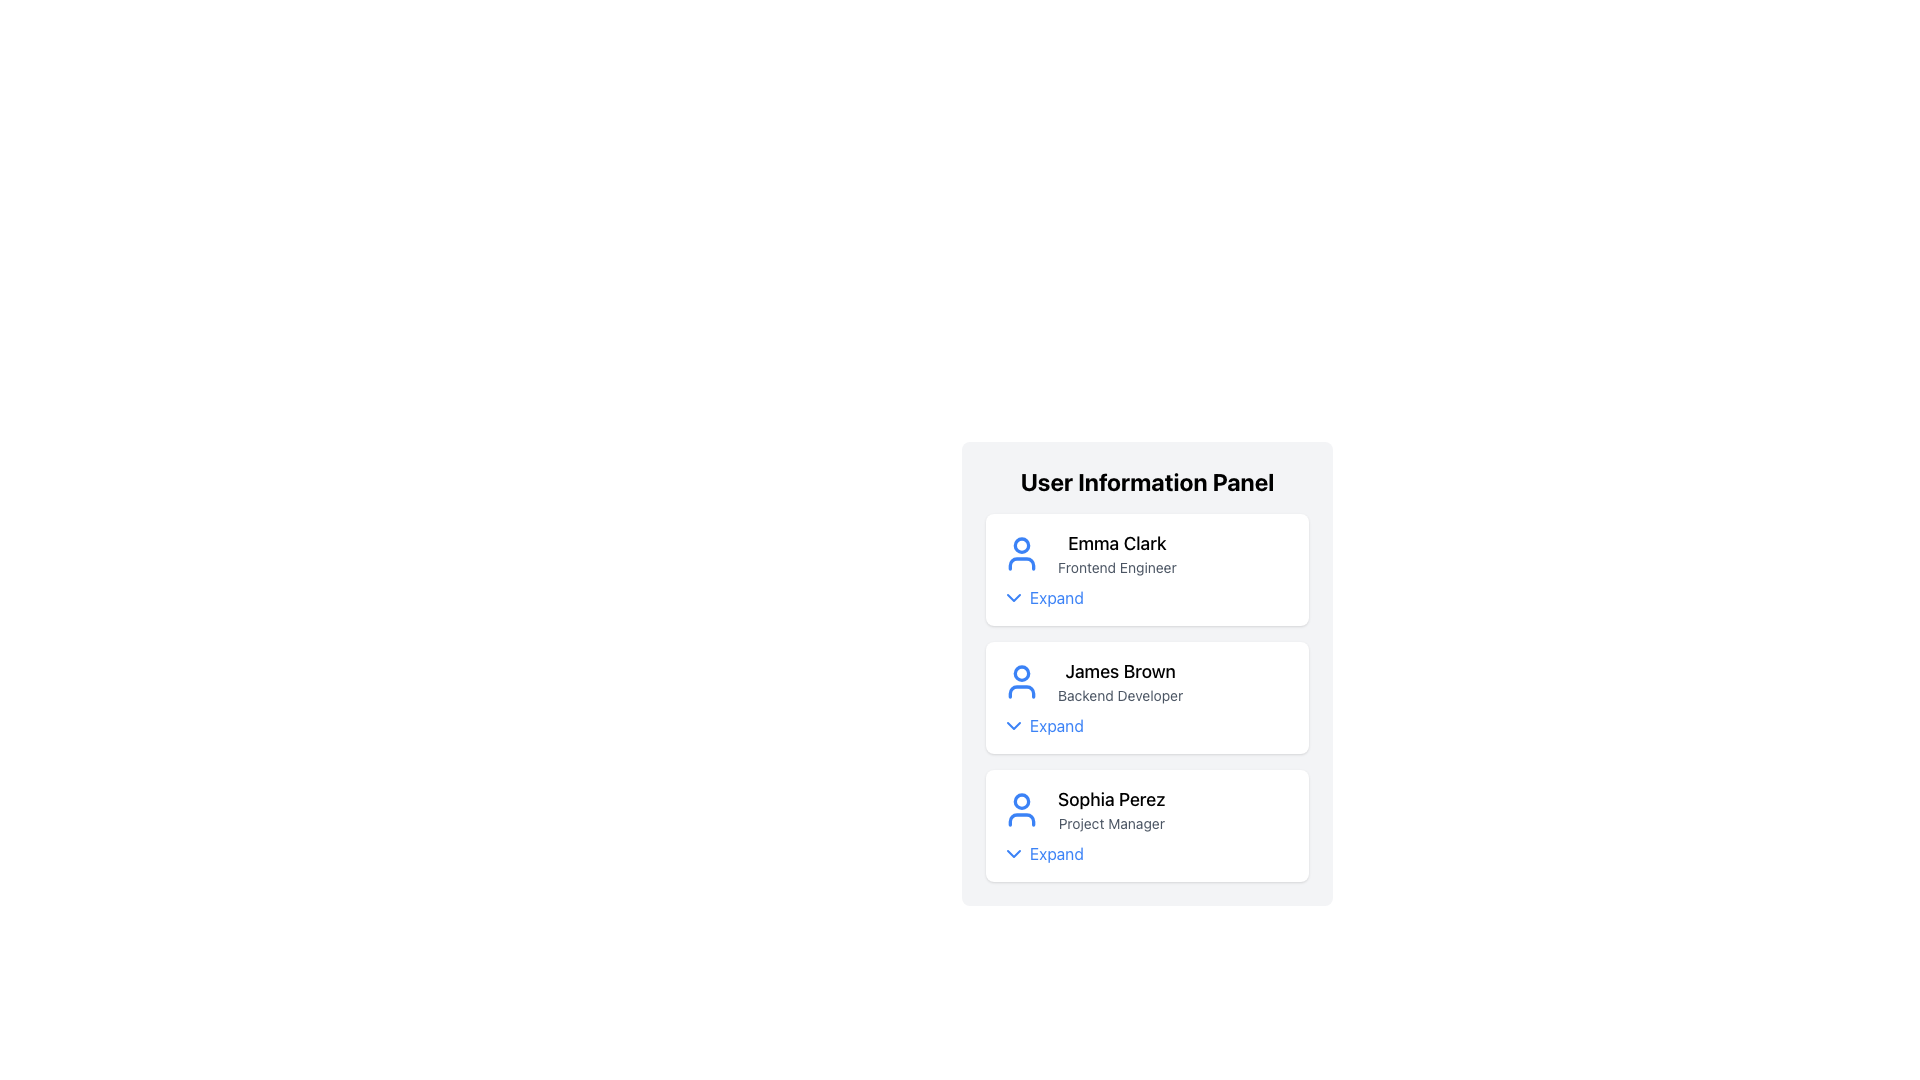 This screenshot has height=1080, width=1920. What do you see at coordinates (1041, 596) in the screenshot?
I see `the button or link that expands or collapses additional information about 'Emma Clark', located at the bottom of the user card` at bounding box center [1041, 596].